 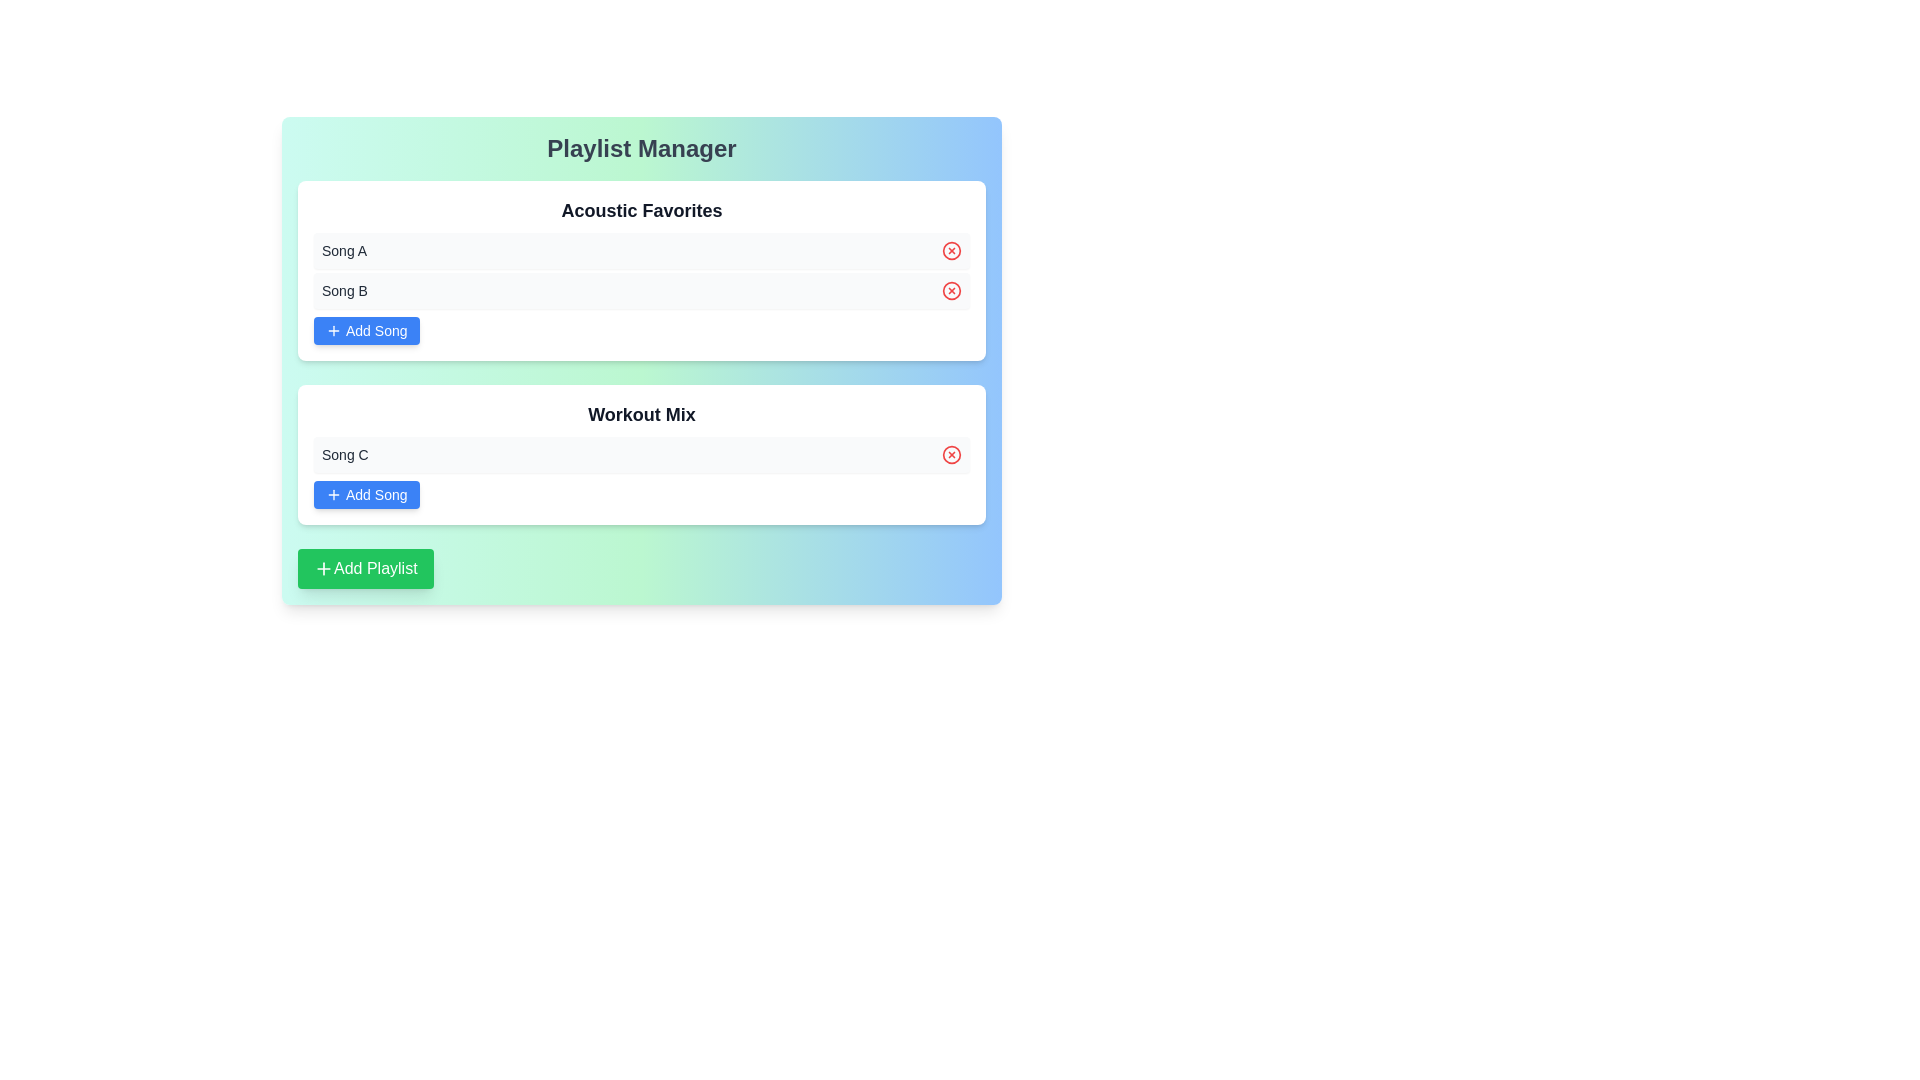 I want to click on the green 'Add Playlist' button with rounded corners located at the bottom of the 'Playlist Manager' section to create a new playlist, so click(x=365, y=569).